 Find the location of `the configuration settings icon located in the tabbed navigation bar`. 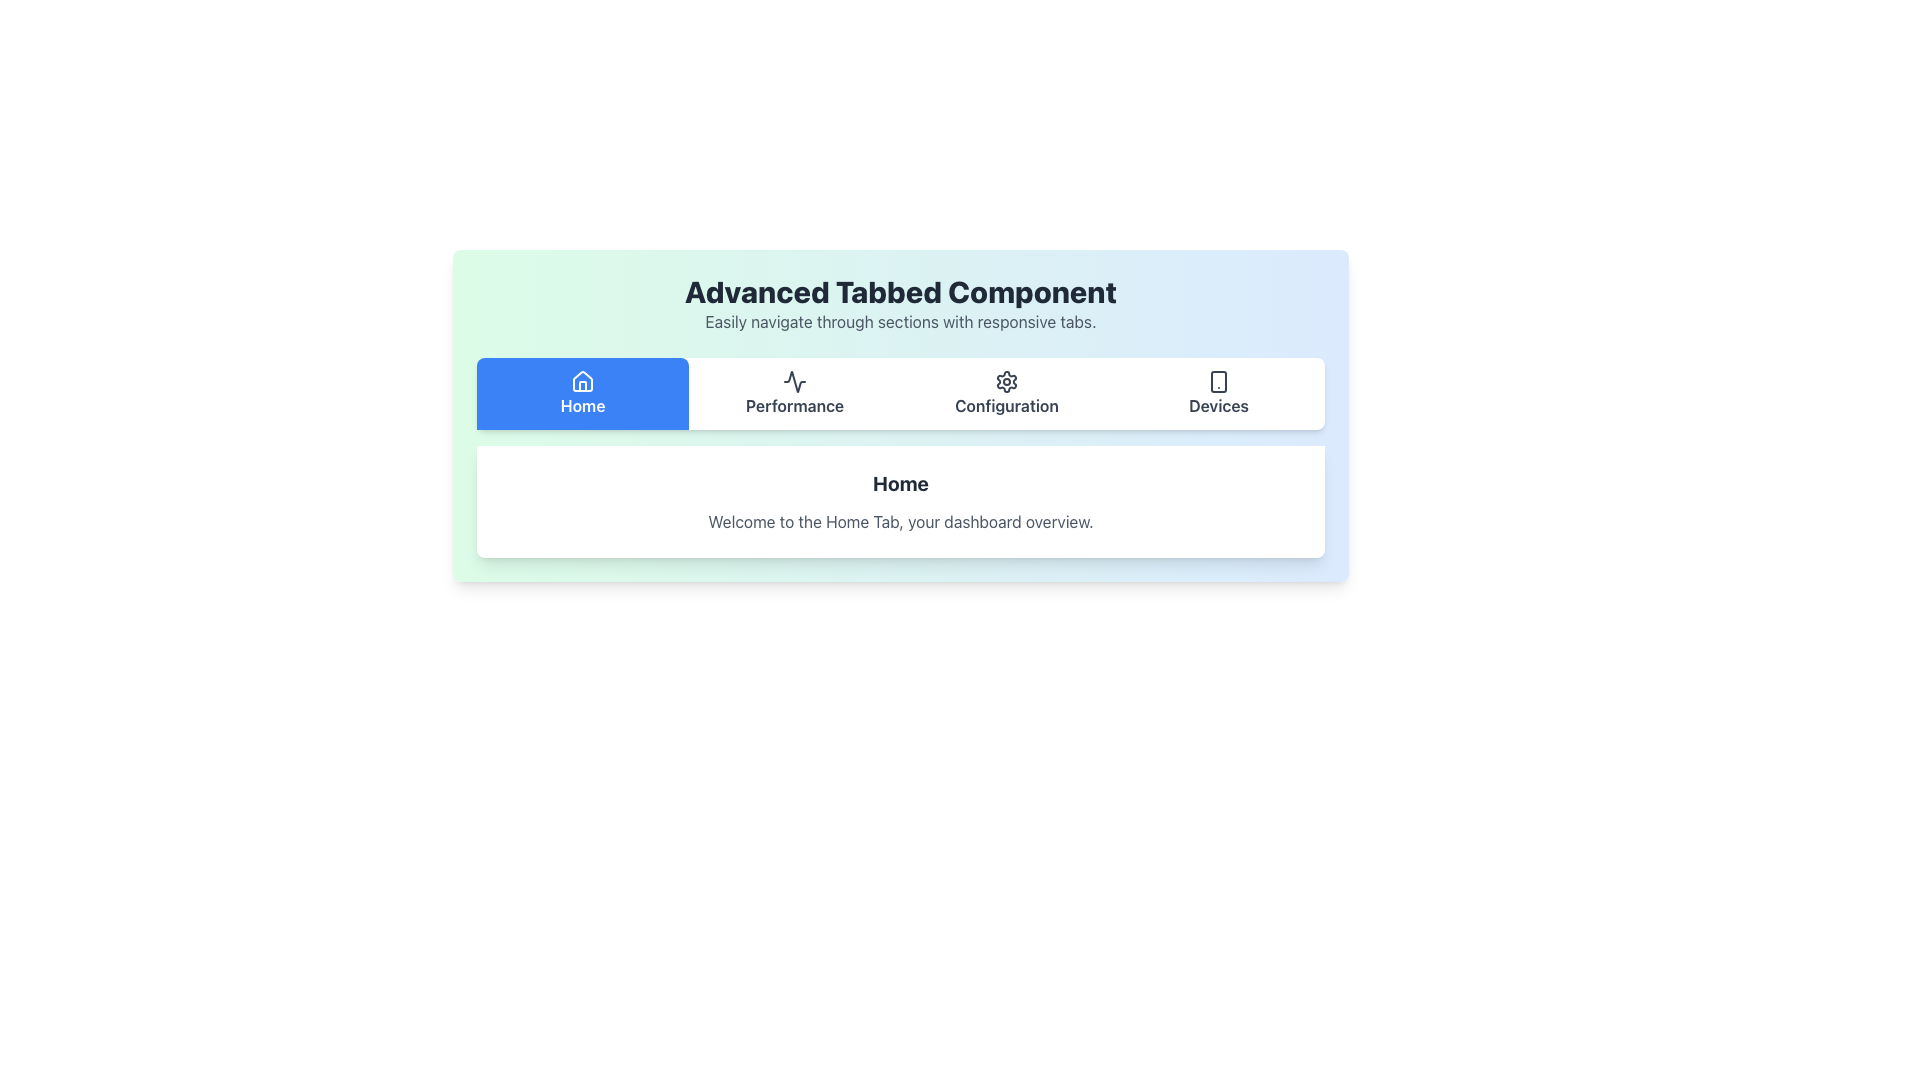

the configuration settings icon located in the tabbed navigation bar is located at coordinates (1007, 381).